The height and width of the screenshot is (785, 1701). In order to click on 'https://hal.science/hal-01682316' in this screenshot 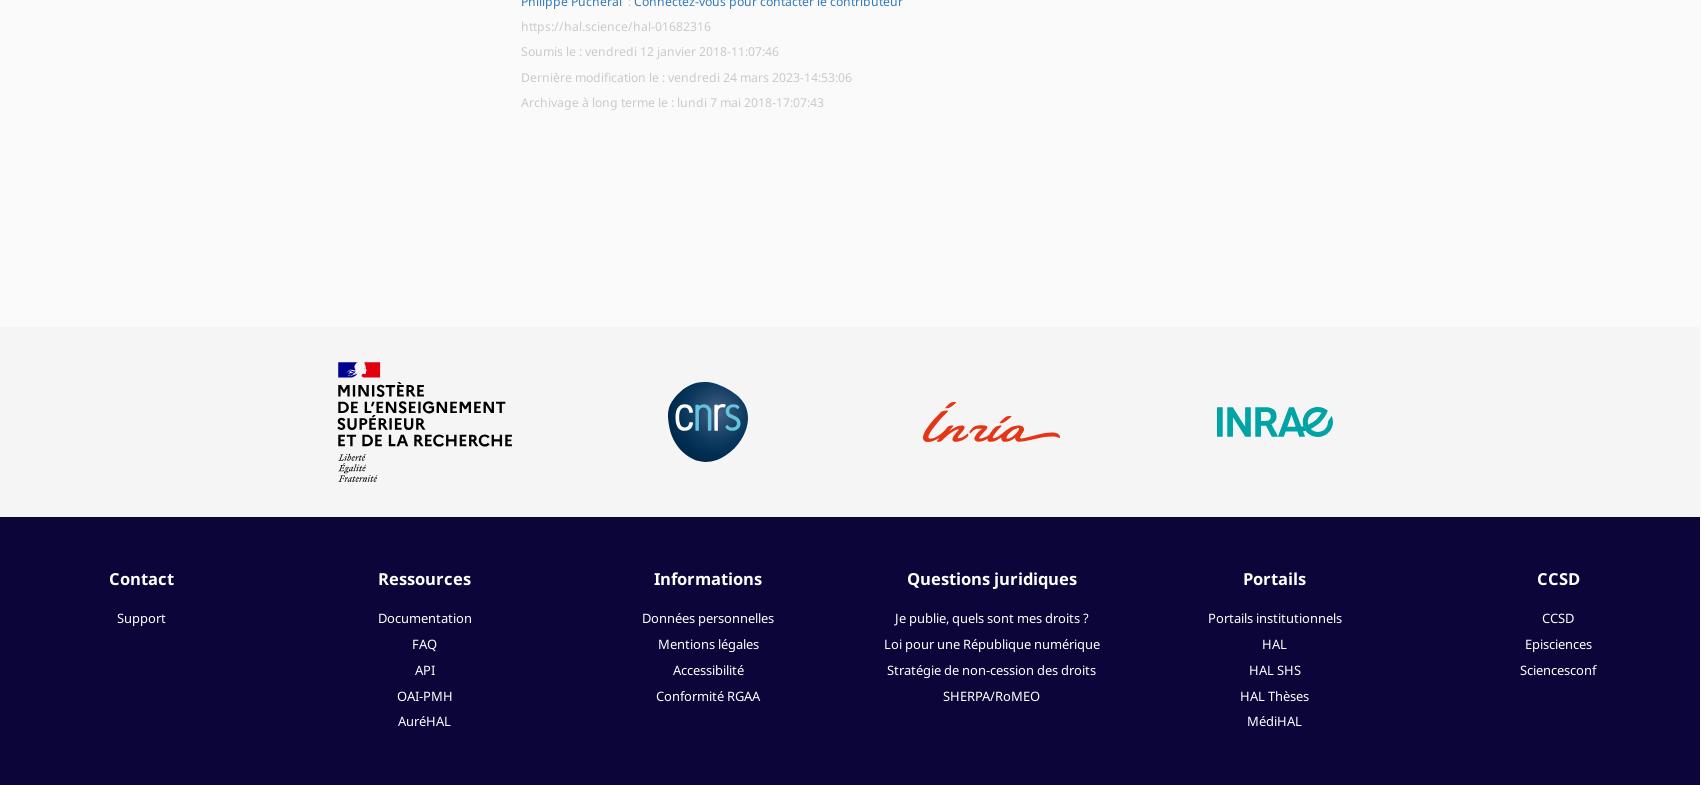, I will do `click(614, 25)`.